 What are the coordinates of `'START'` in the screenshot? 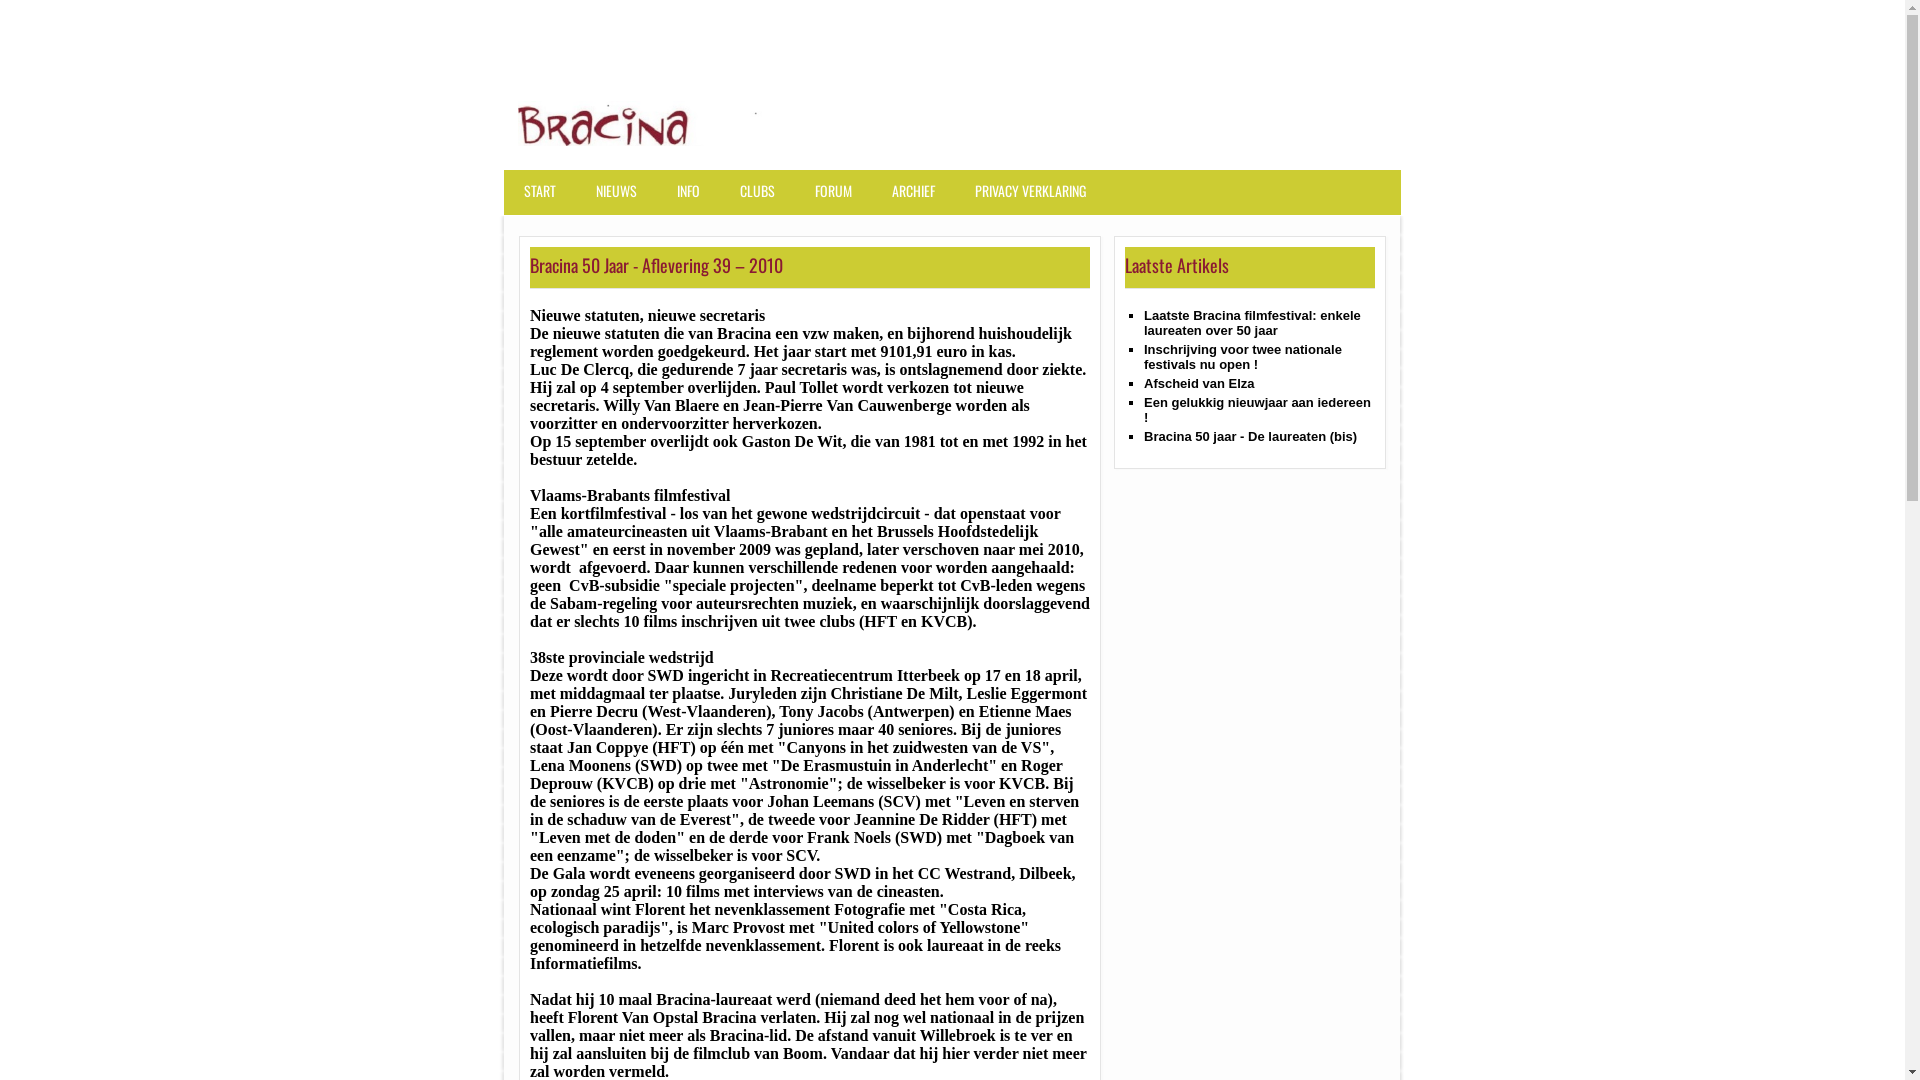 It's located at (545, 200).